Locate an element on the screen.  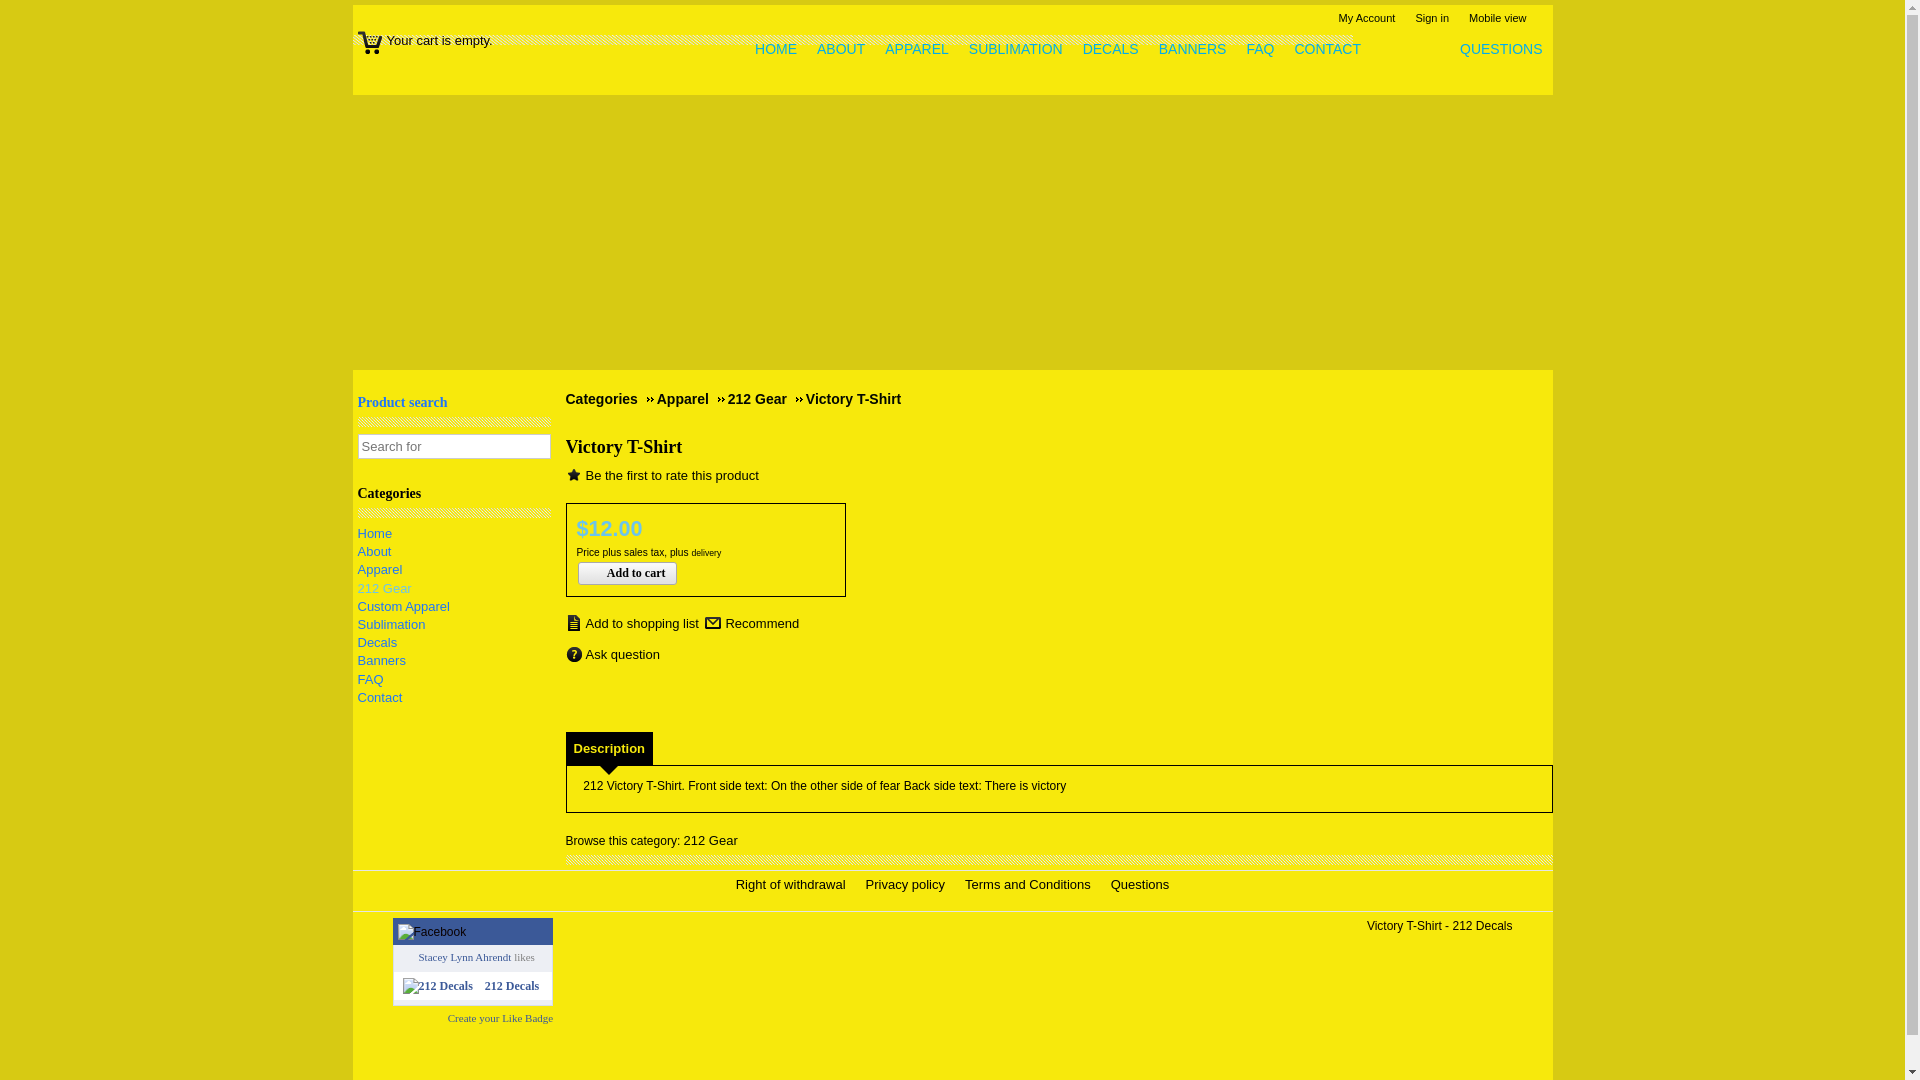
'Sublimation' is located at coordinates (358, 623).